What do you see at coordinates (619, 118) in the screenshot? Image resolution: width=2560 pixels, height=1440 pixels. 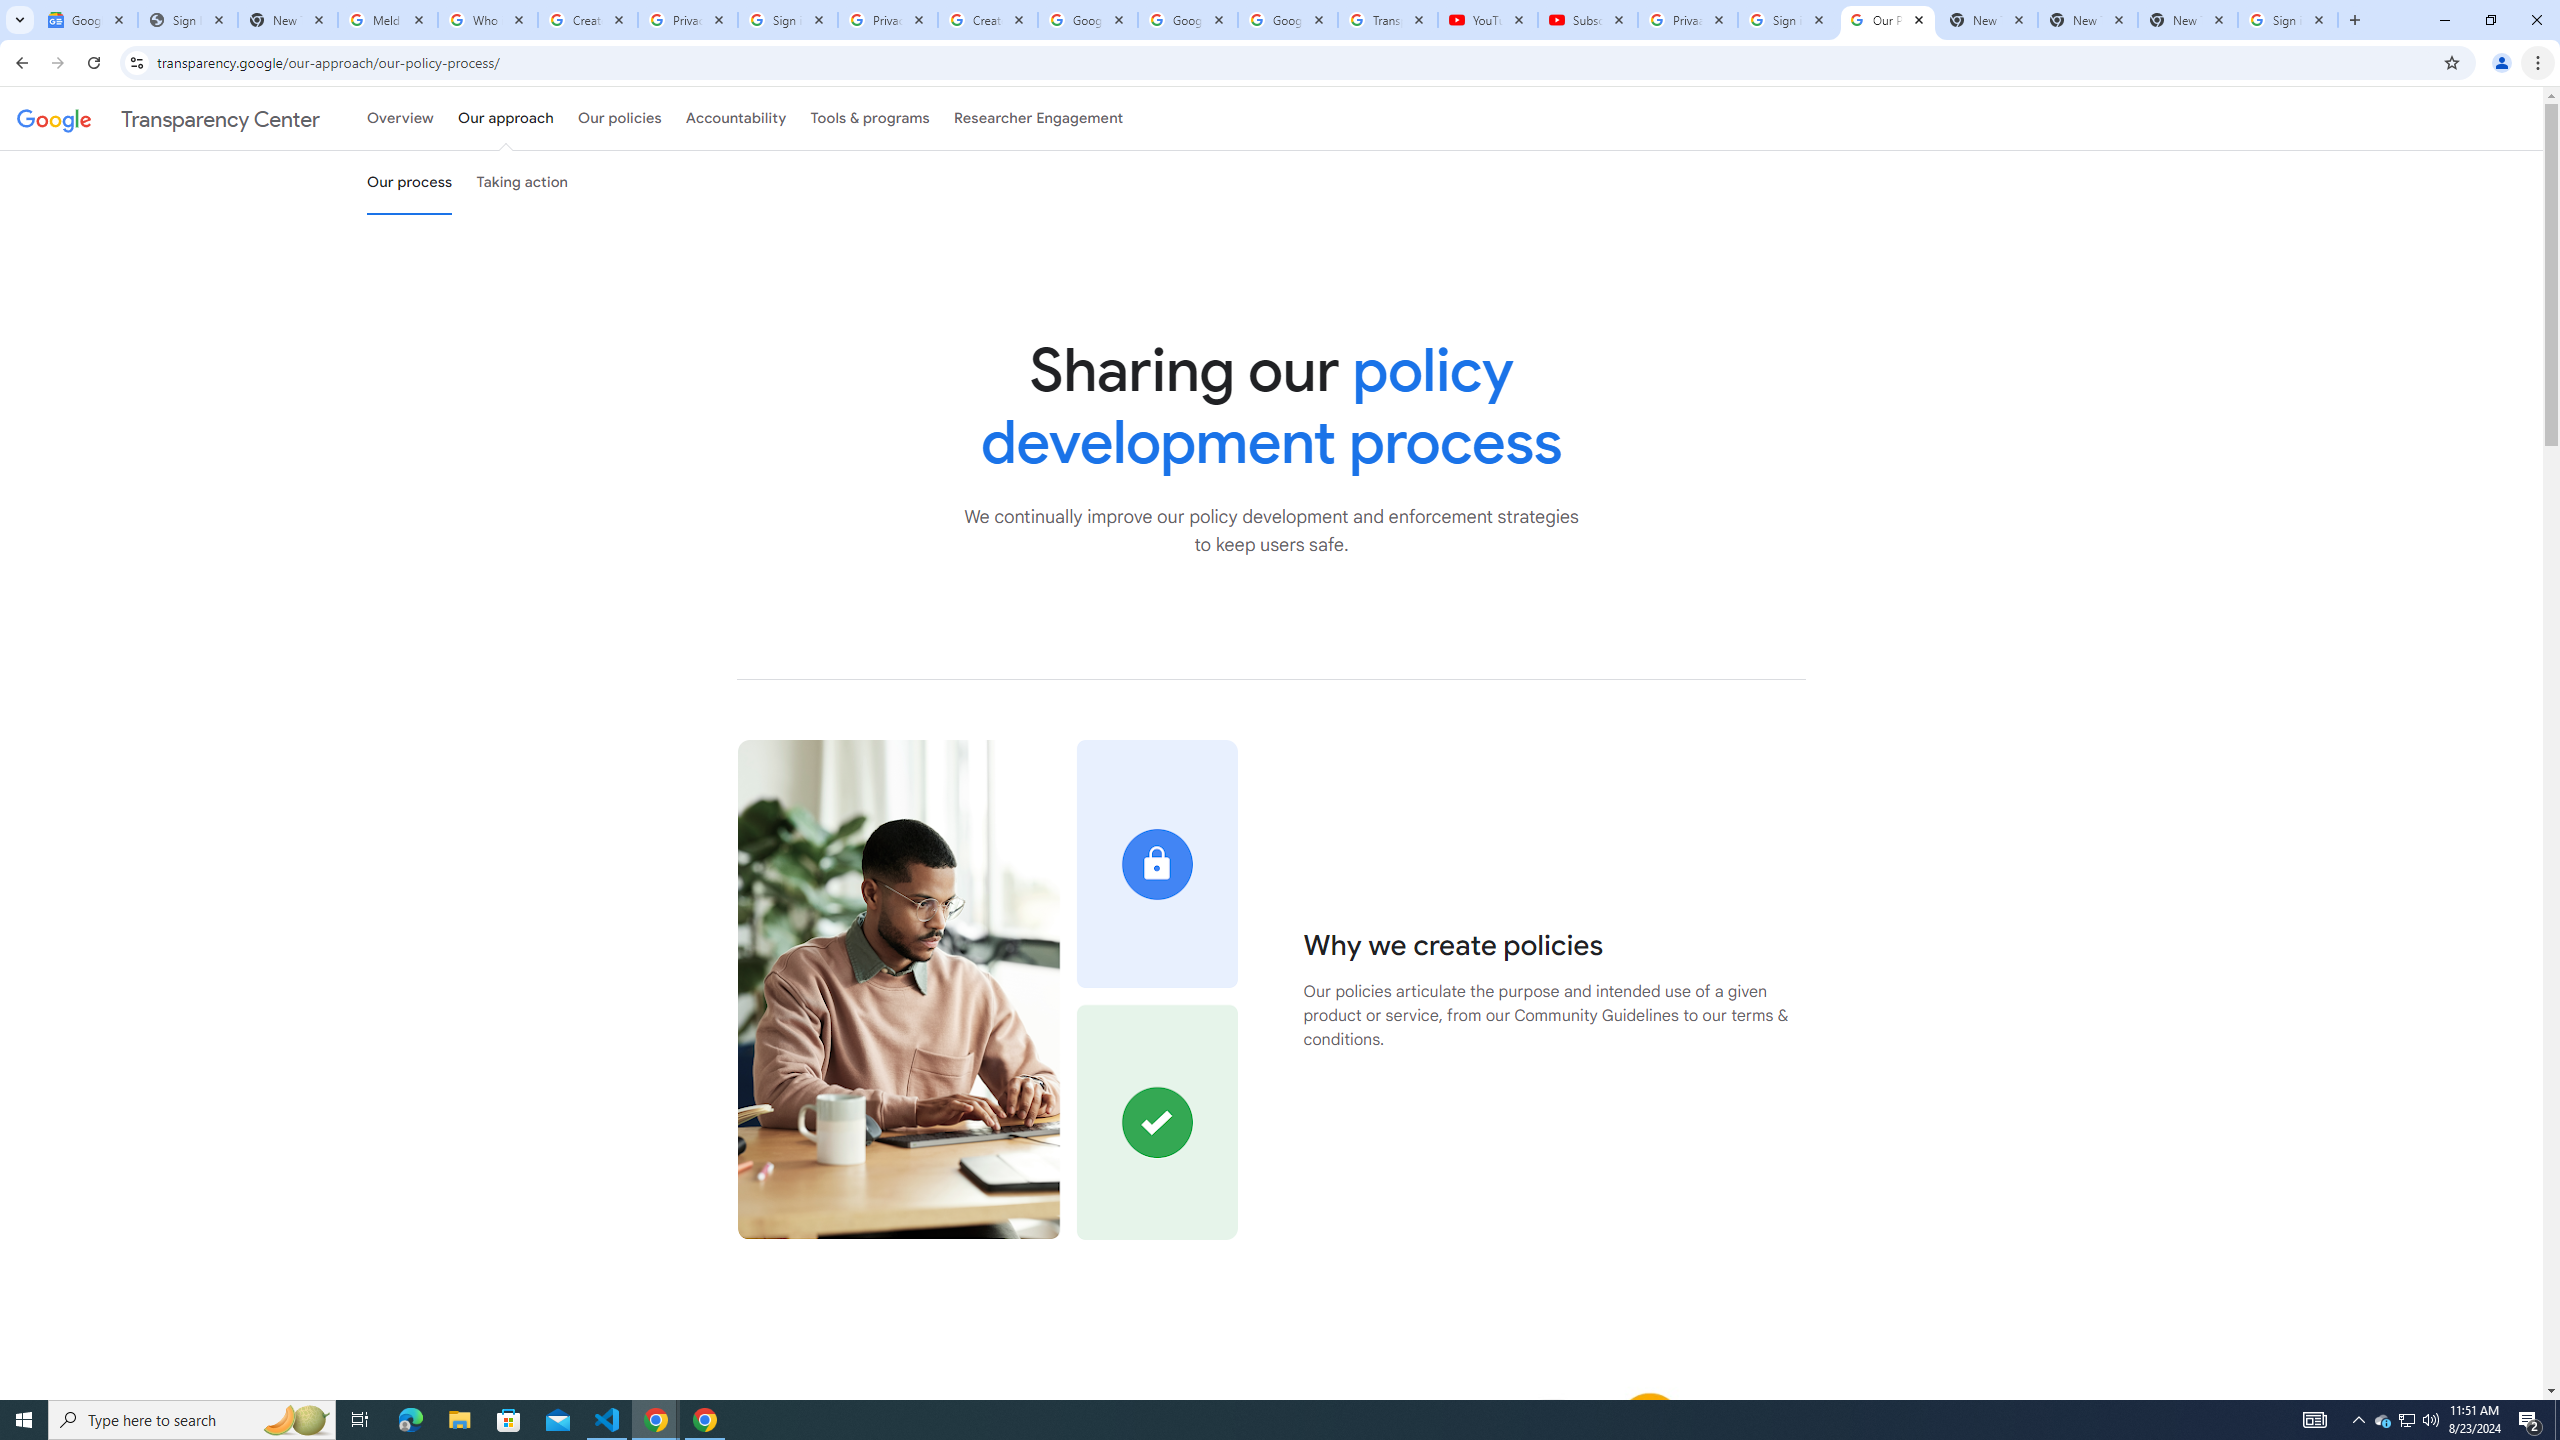 I see `'Our policies'` at bounding box center [619, 118].